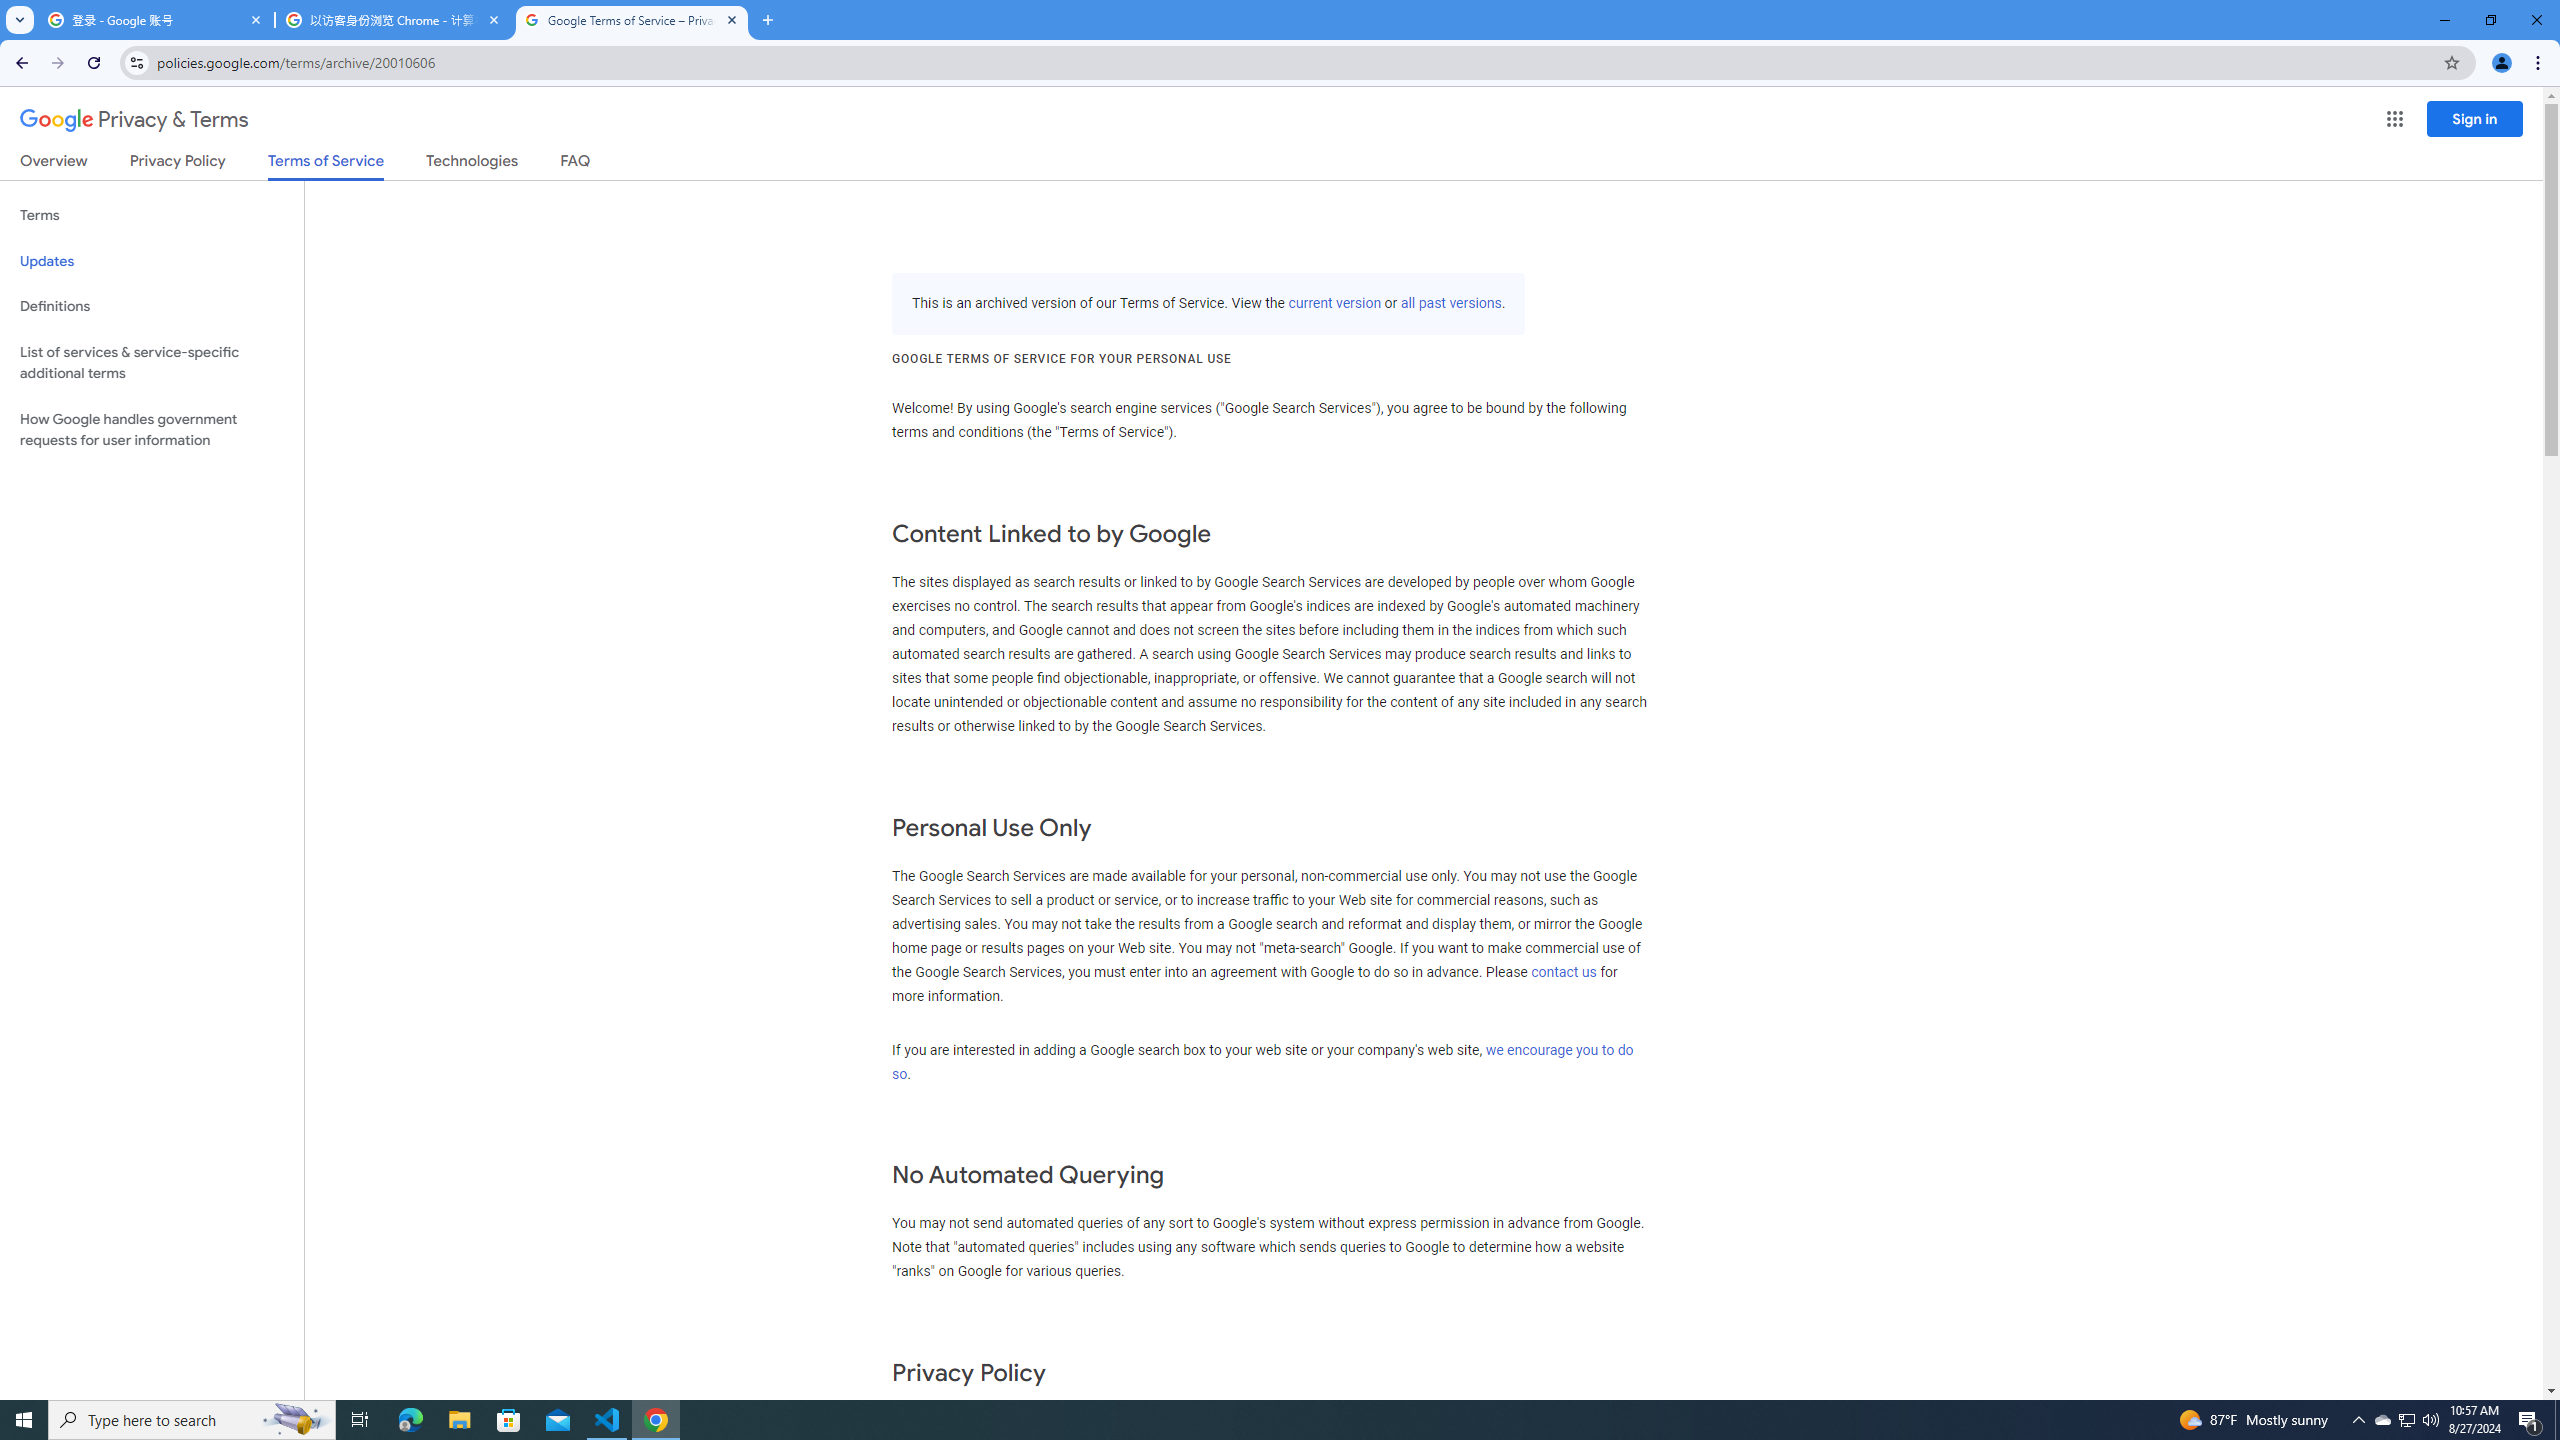  What do you see at coordinates (1334, 302) in the screenshot?
I see `'current version'` at bounding box center [1334, 302].